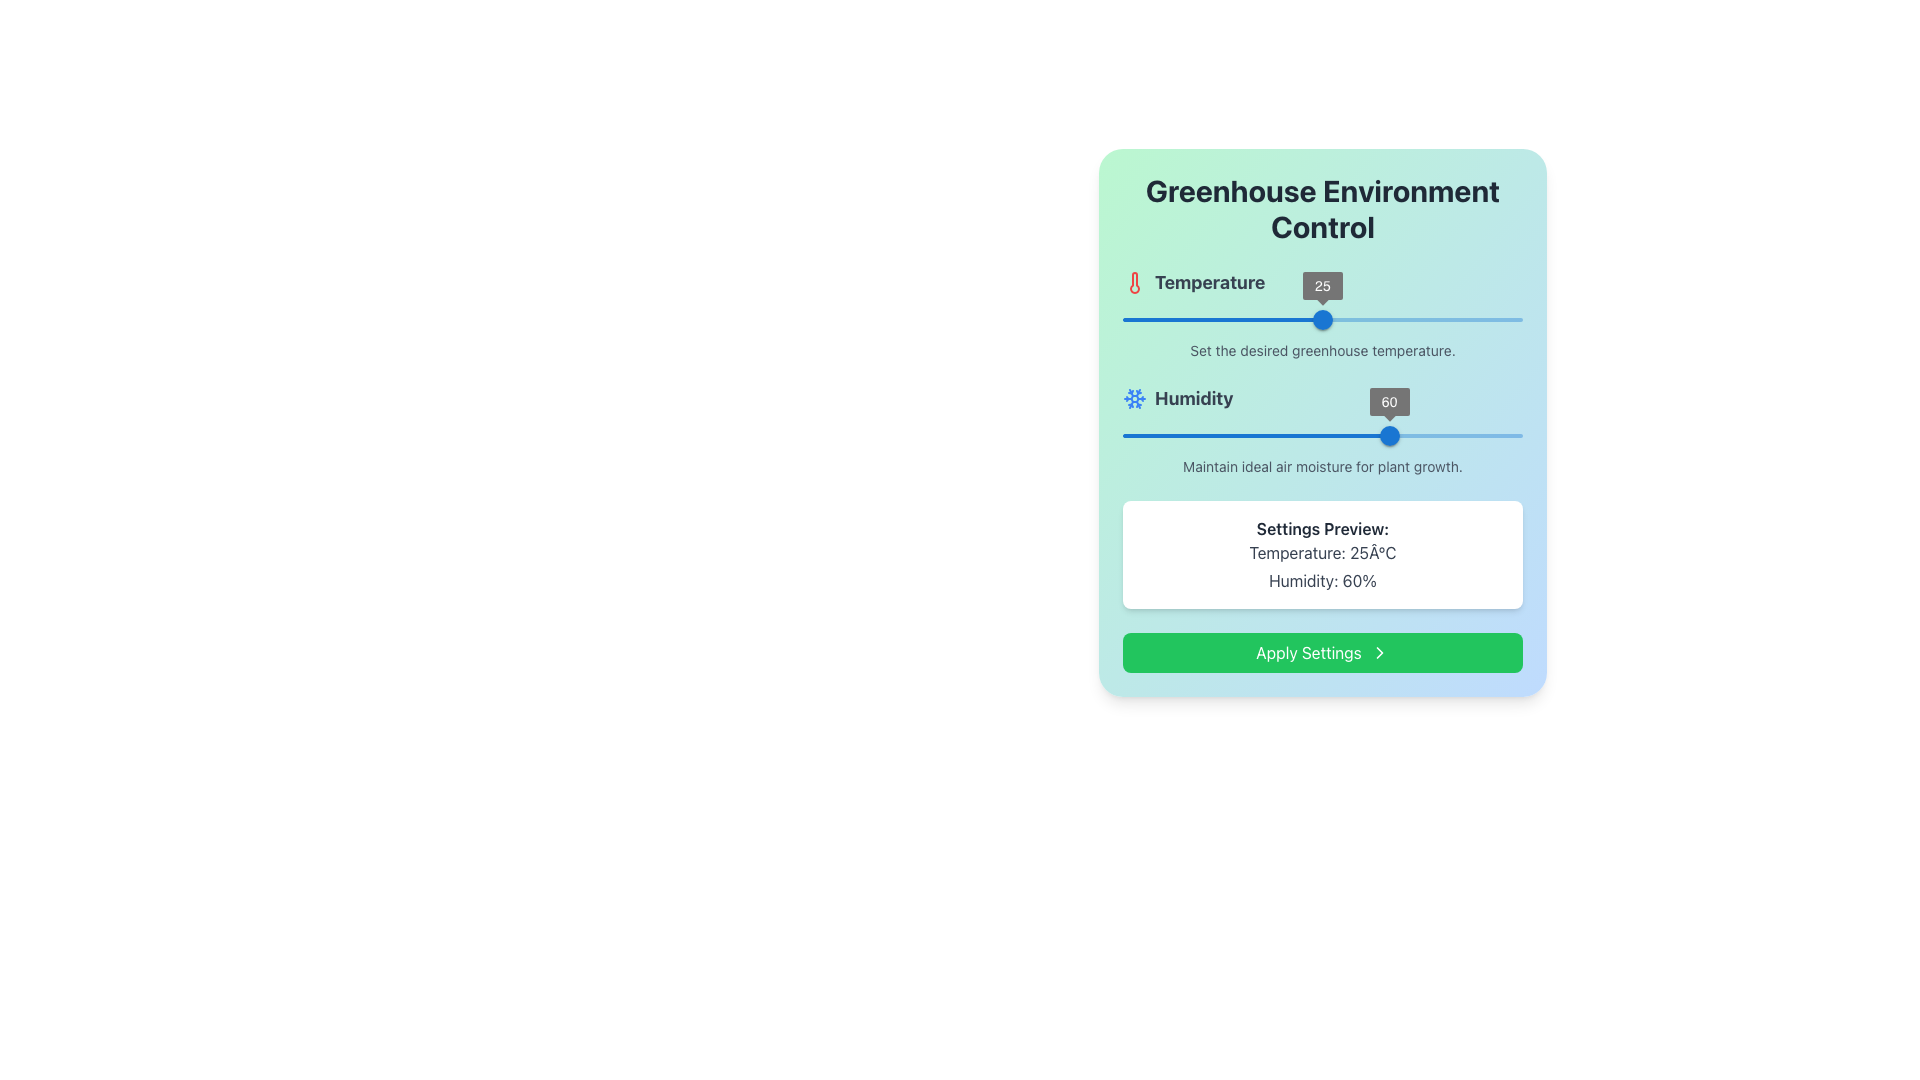 The width and height of the screenshot is (1920, 1080). I want to click on the right-facing chevron icon located at the extreme right end of the 'Apply Settings' button to apply the settings, so click(1378, 652).